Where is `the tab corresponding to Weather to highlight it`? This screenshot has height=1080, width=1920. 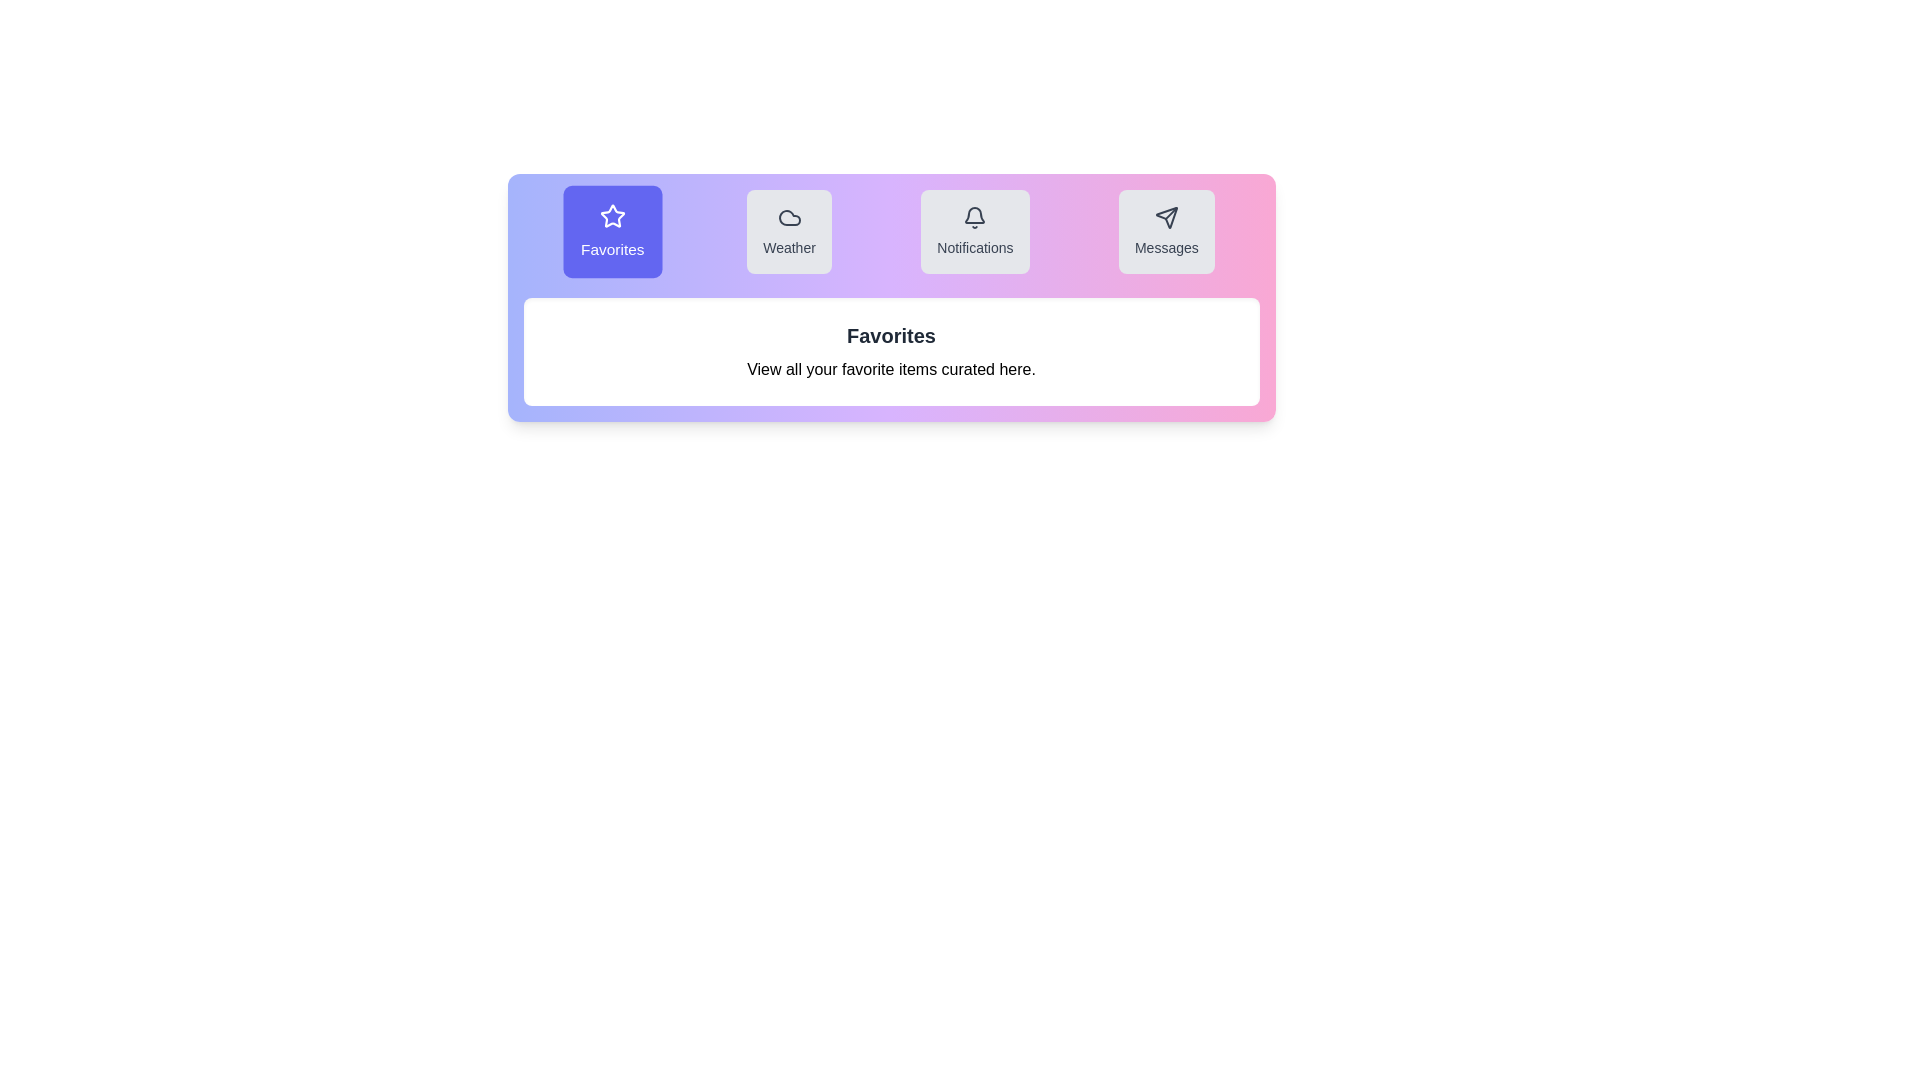
the tab corresponding to Weather to highlight it is located at coordinates (788, 230).